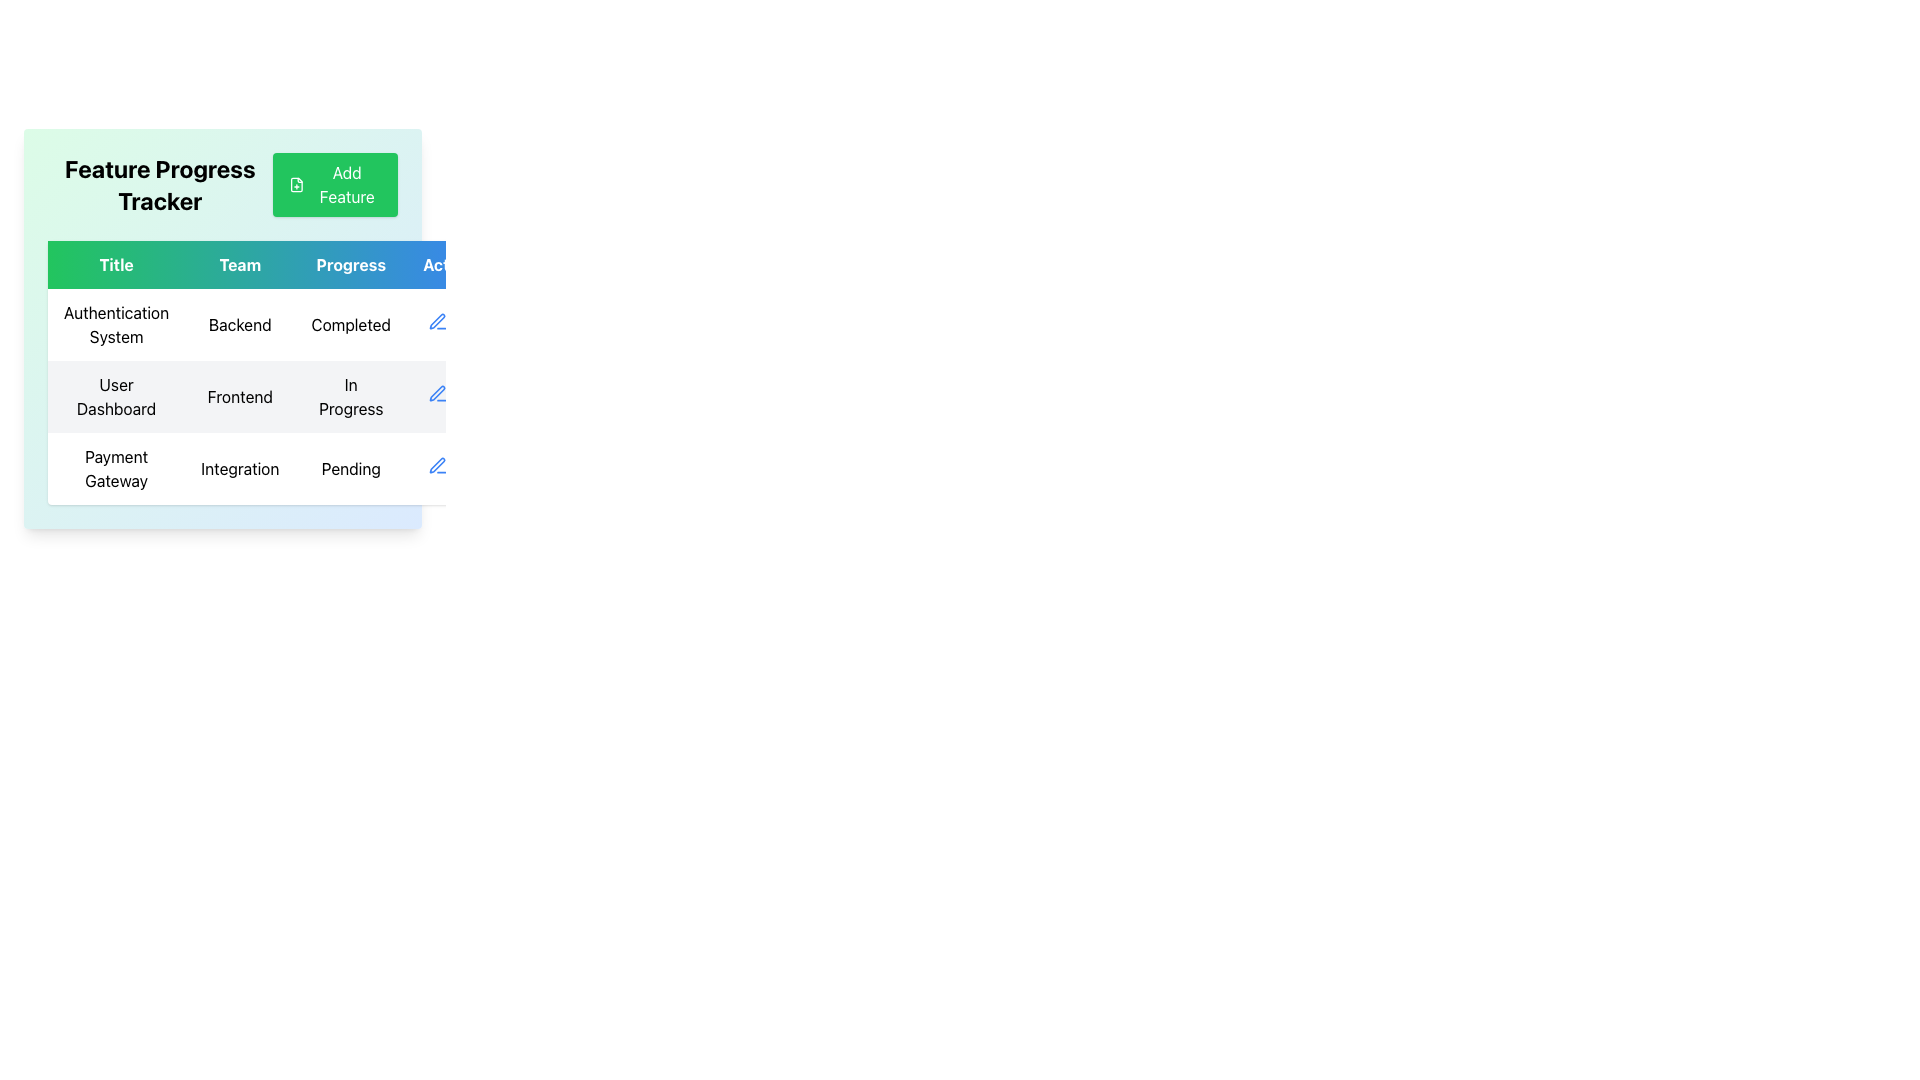 This screenshot has height=1080, width=1920. What do you see at coordinates (351, 264) in the screenshot?
I see `the text label displaying 'Progress', which is the third column header in a row of headers, located near the top center of the interface` at bounding box center [351, 264].